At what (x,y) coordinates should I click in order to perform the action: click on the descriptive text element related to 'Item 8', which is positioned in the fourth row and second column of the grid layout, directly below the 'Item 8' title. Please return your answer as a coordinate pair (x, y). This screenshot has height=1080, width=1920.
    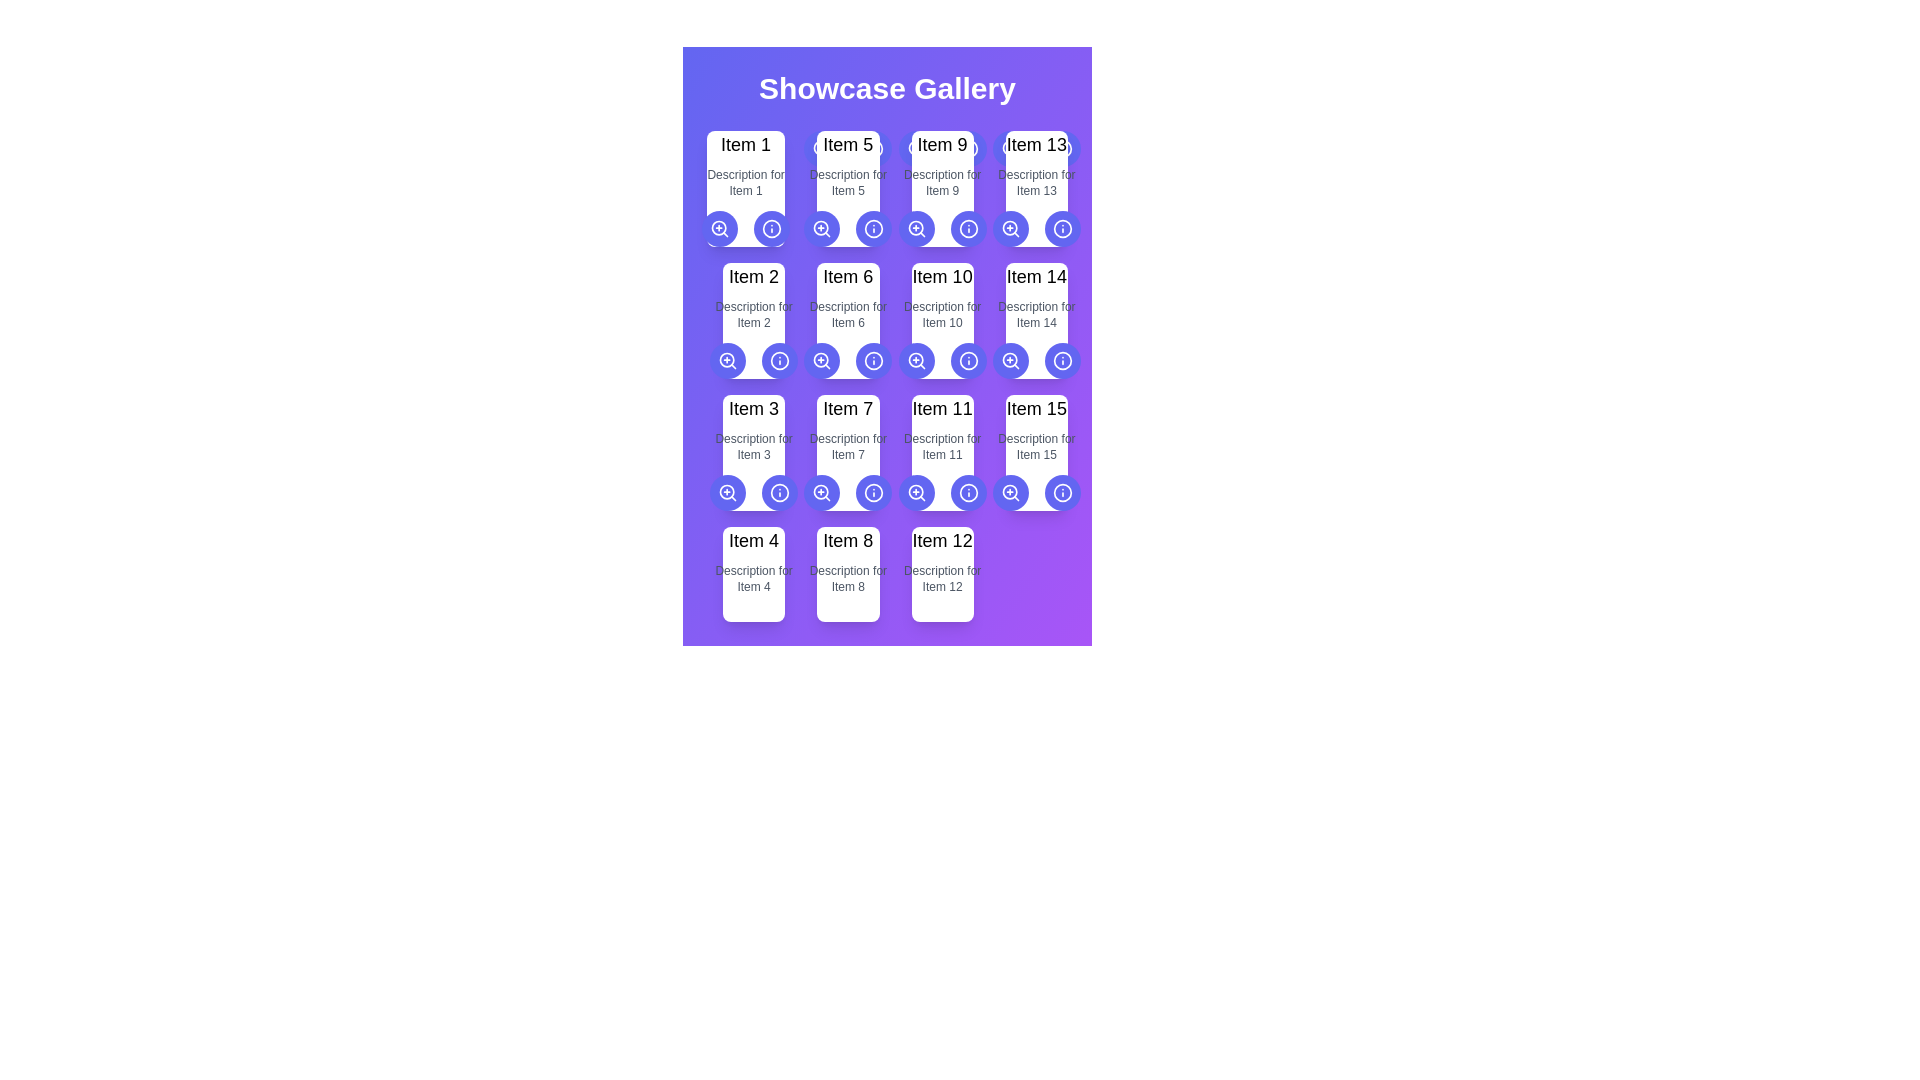
    Looking at the image, I should click on (848, 578).